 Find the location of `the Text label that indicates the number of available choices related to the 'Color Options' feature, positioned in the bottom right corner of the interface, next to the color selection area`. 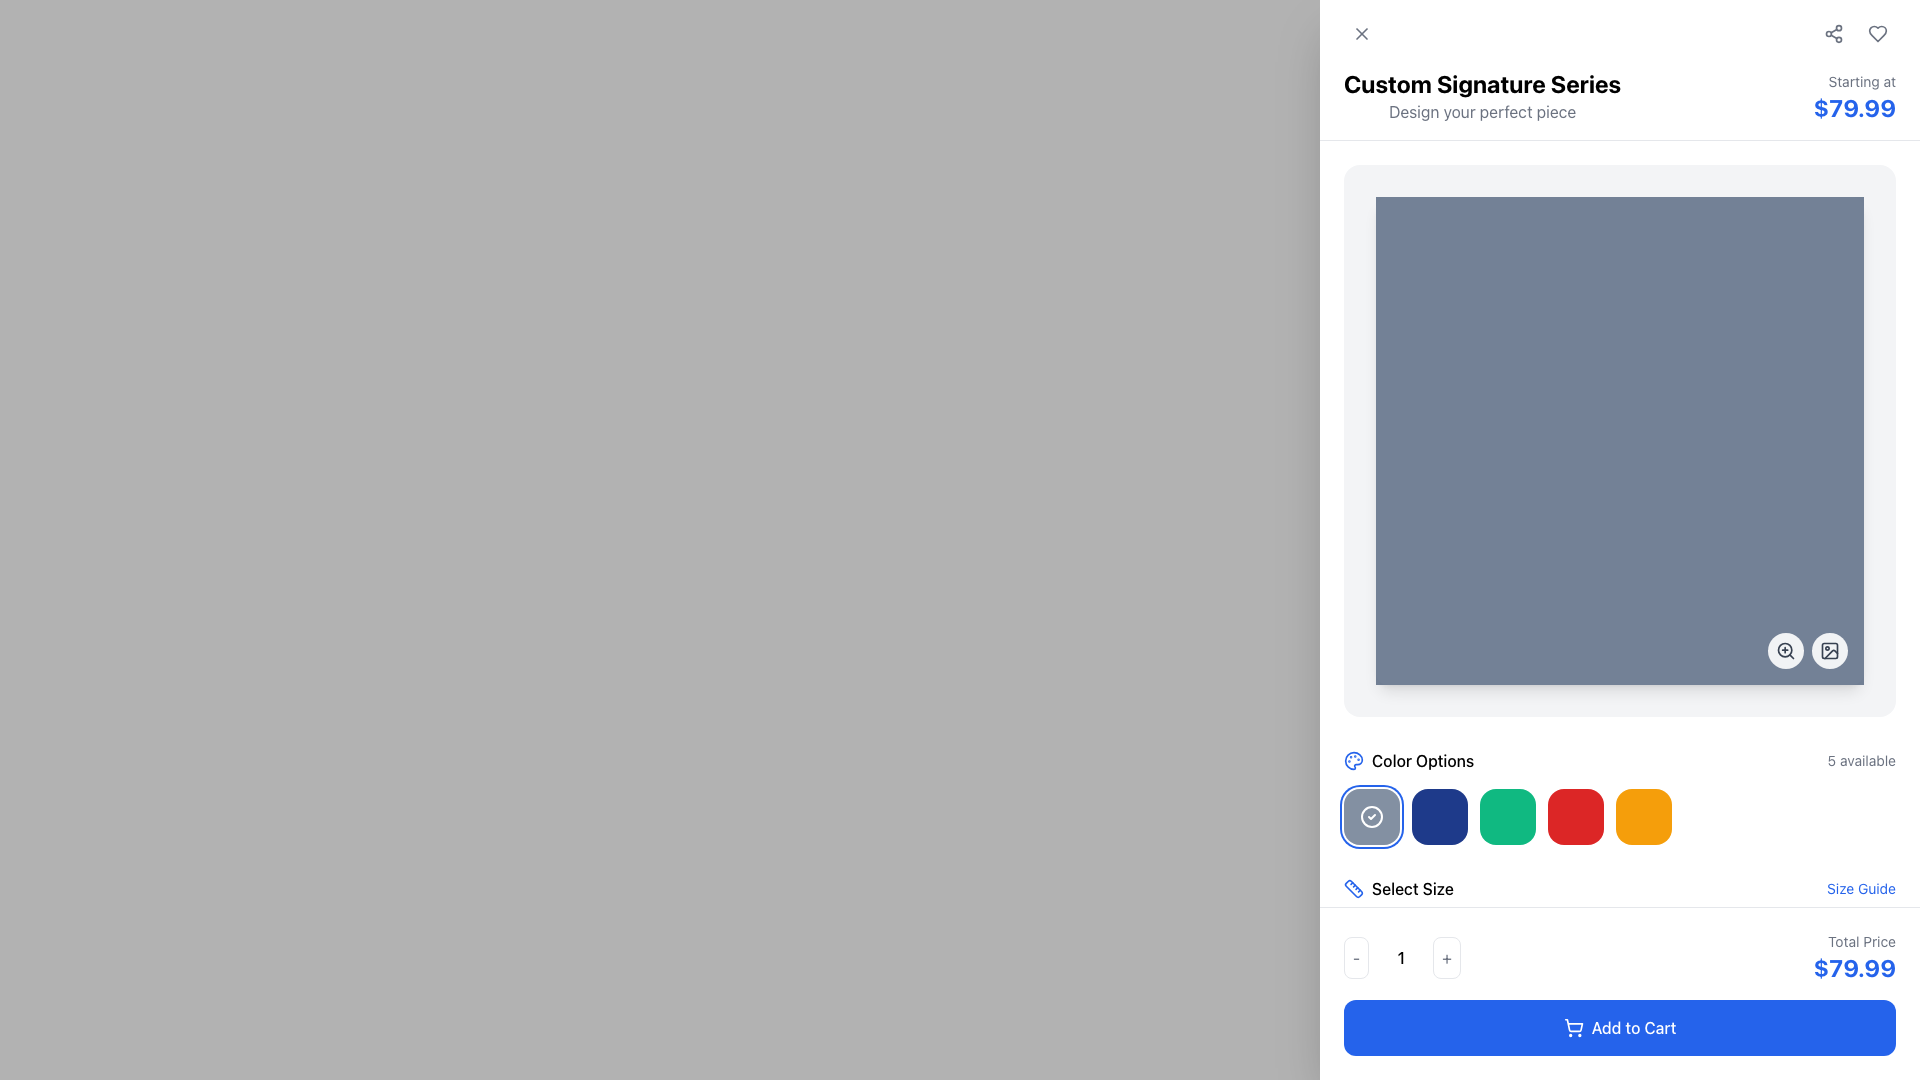

the Text label that indicates the number of available choices related to the 'Color Options' feature, positioned in the bottom right corner of the interface, next to the color selection area is located at coordinates (1860, 760).